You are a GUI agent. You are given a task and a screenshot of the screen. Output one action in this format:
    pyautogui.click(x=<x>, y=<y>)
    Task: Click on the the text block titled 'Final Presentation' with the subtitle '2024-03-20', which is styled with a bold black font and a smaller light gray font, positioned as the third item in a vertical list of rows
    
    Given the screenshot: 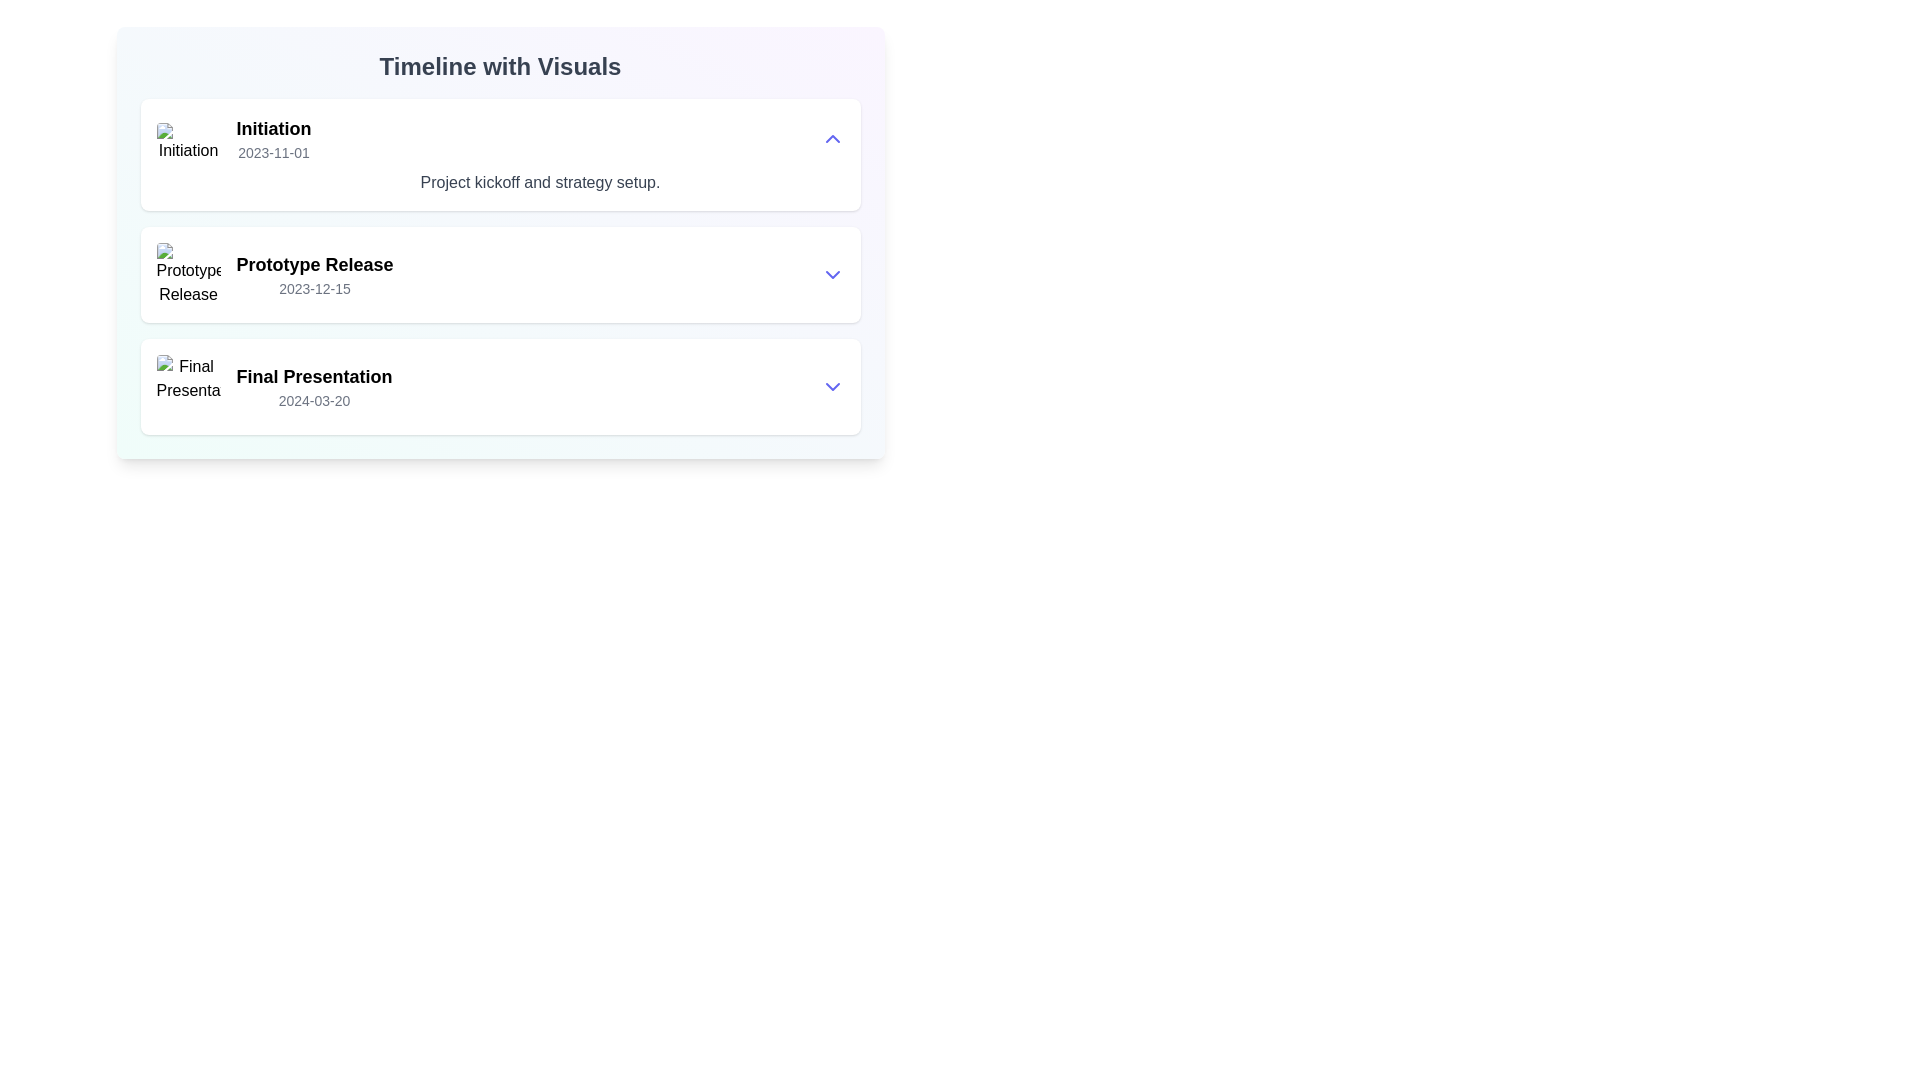 What is the action you would take?
    pyautogui.click(x=313, y=386)
    